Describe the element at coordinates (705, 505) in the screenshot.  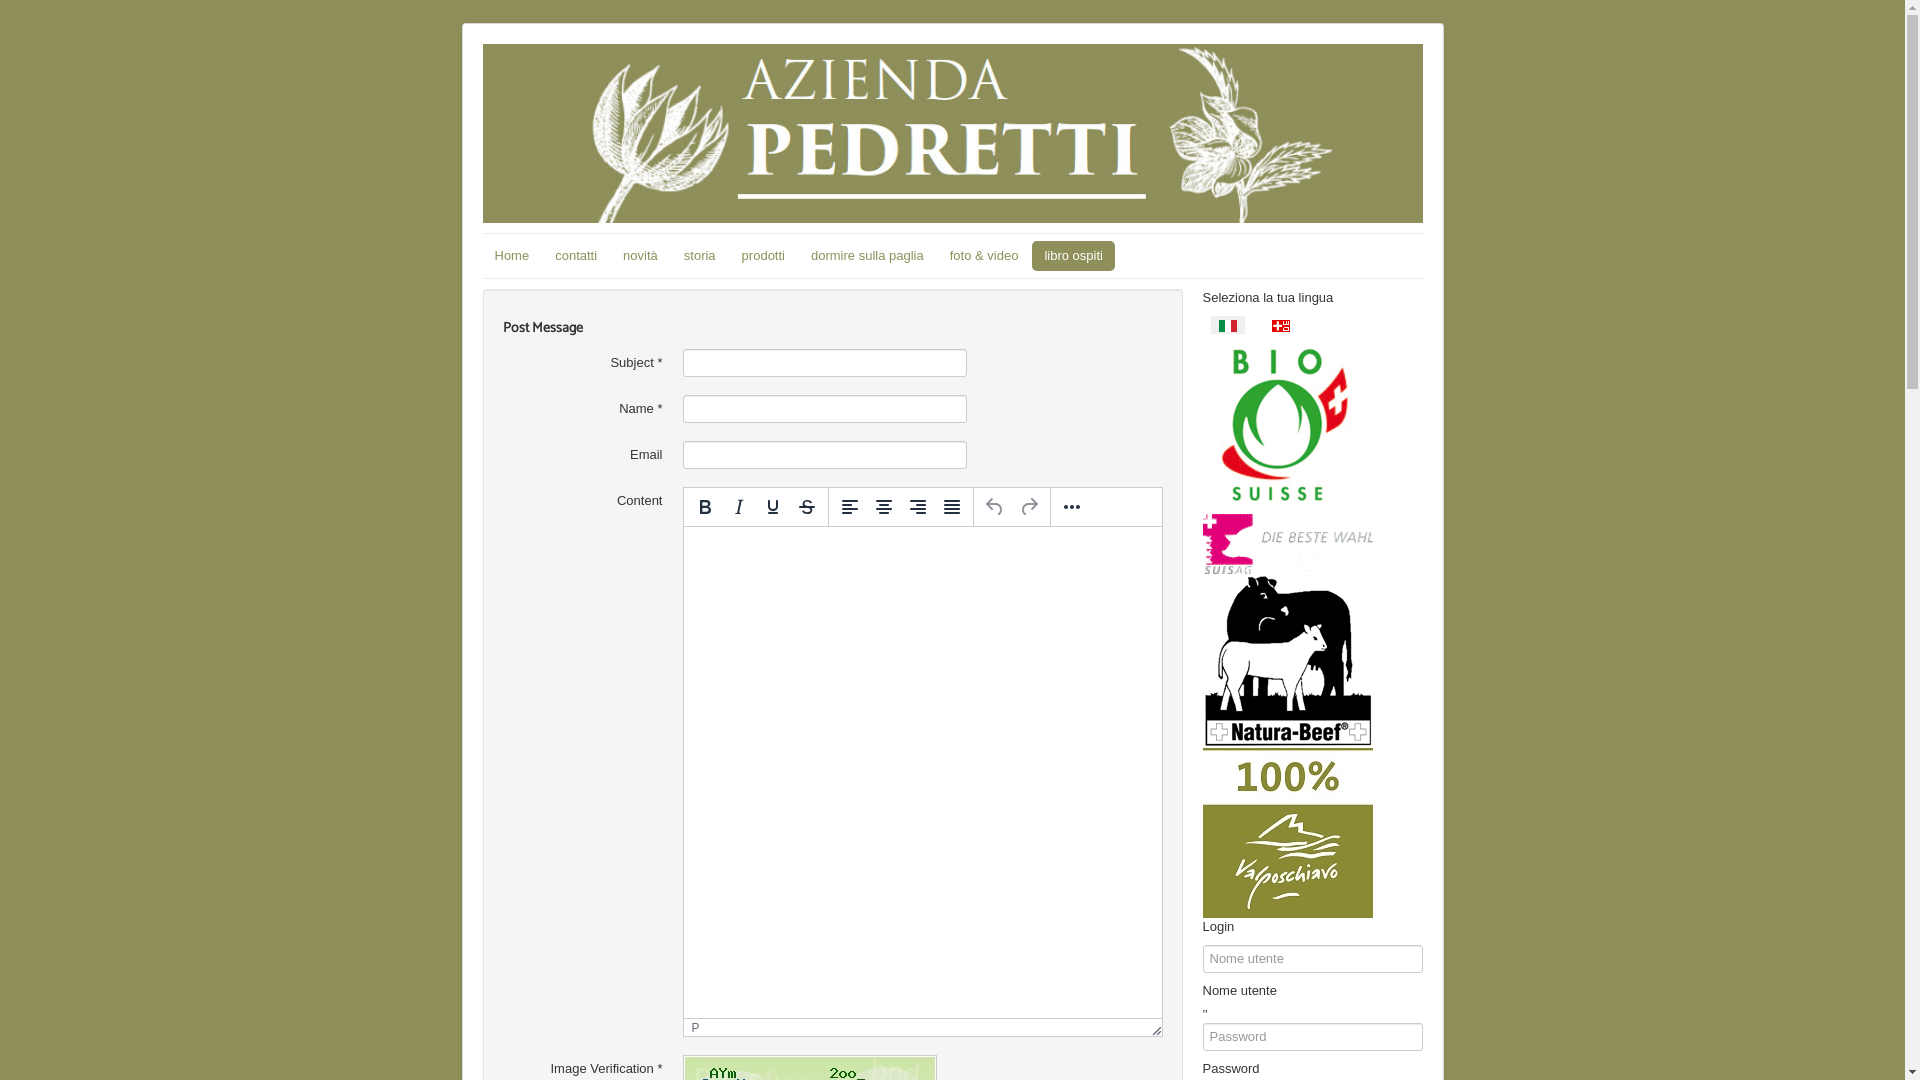
I see `'Grassetto'` at that location.